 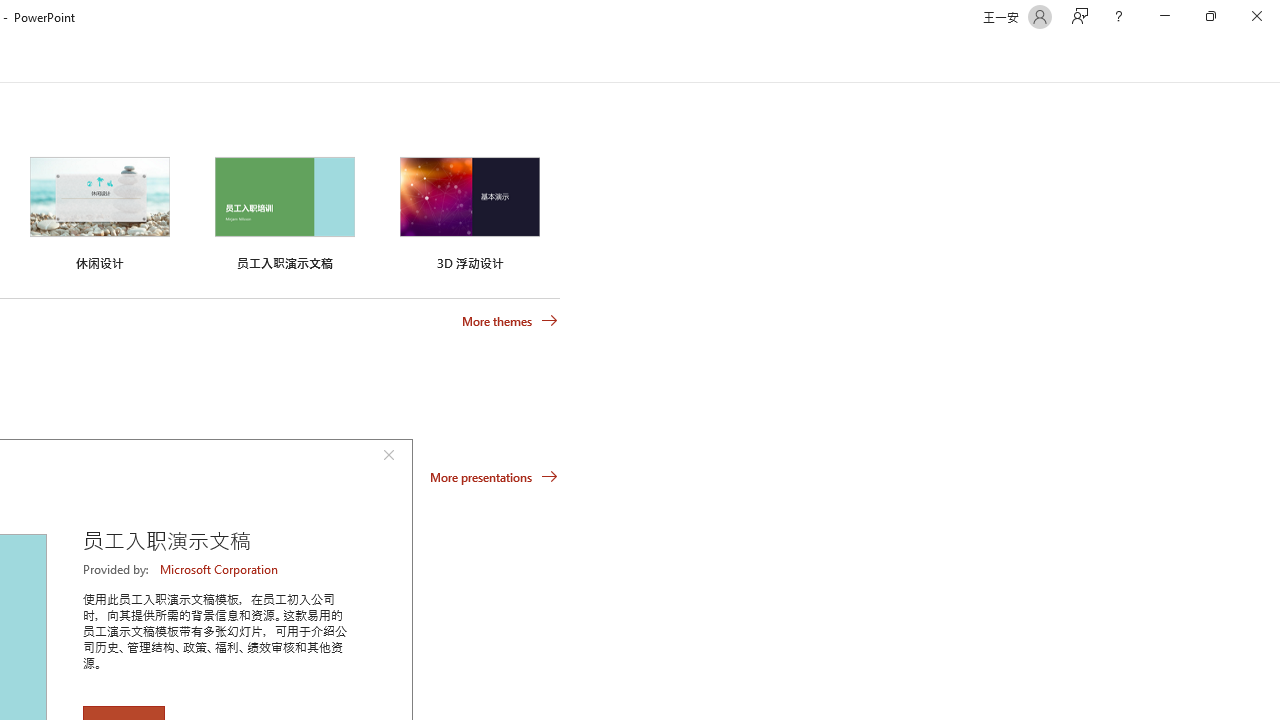 What do you see at coordinates (1164, 16) in the screenshot?
I see `'Minimize'` at bounding box center [1164, 16].